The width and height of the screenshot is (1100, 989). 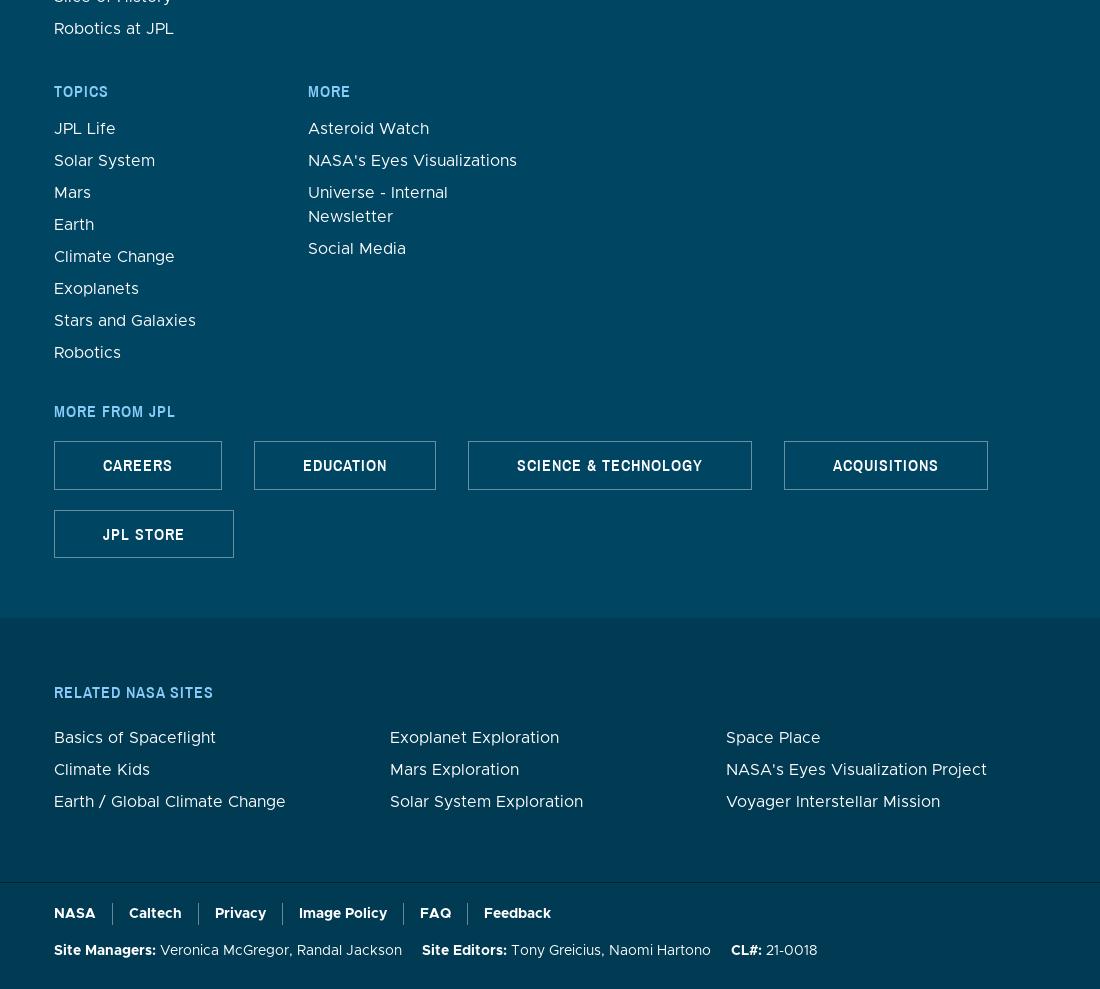 What do you see at coordinates (473, 737) in the screenshot?
I see `'Exoplanet Exploration'` at bounding box center [473, 737].